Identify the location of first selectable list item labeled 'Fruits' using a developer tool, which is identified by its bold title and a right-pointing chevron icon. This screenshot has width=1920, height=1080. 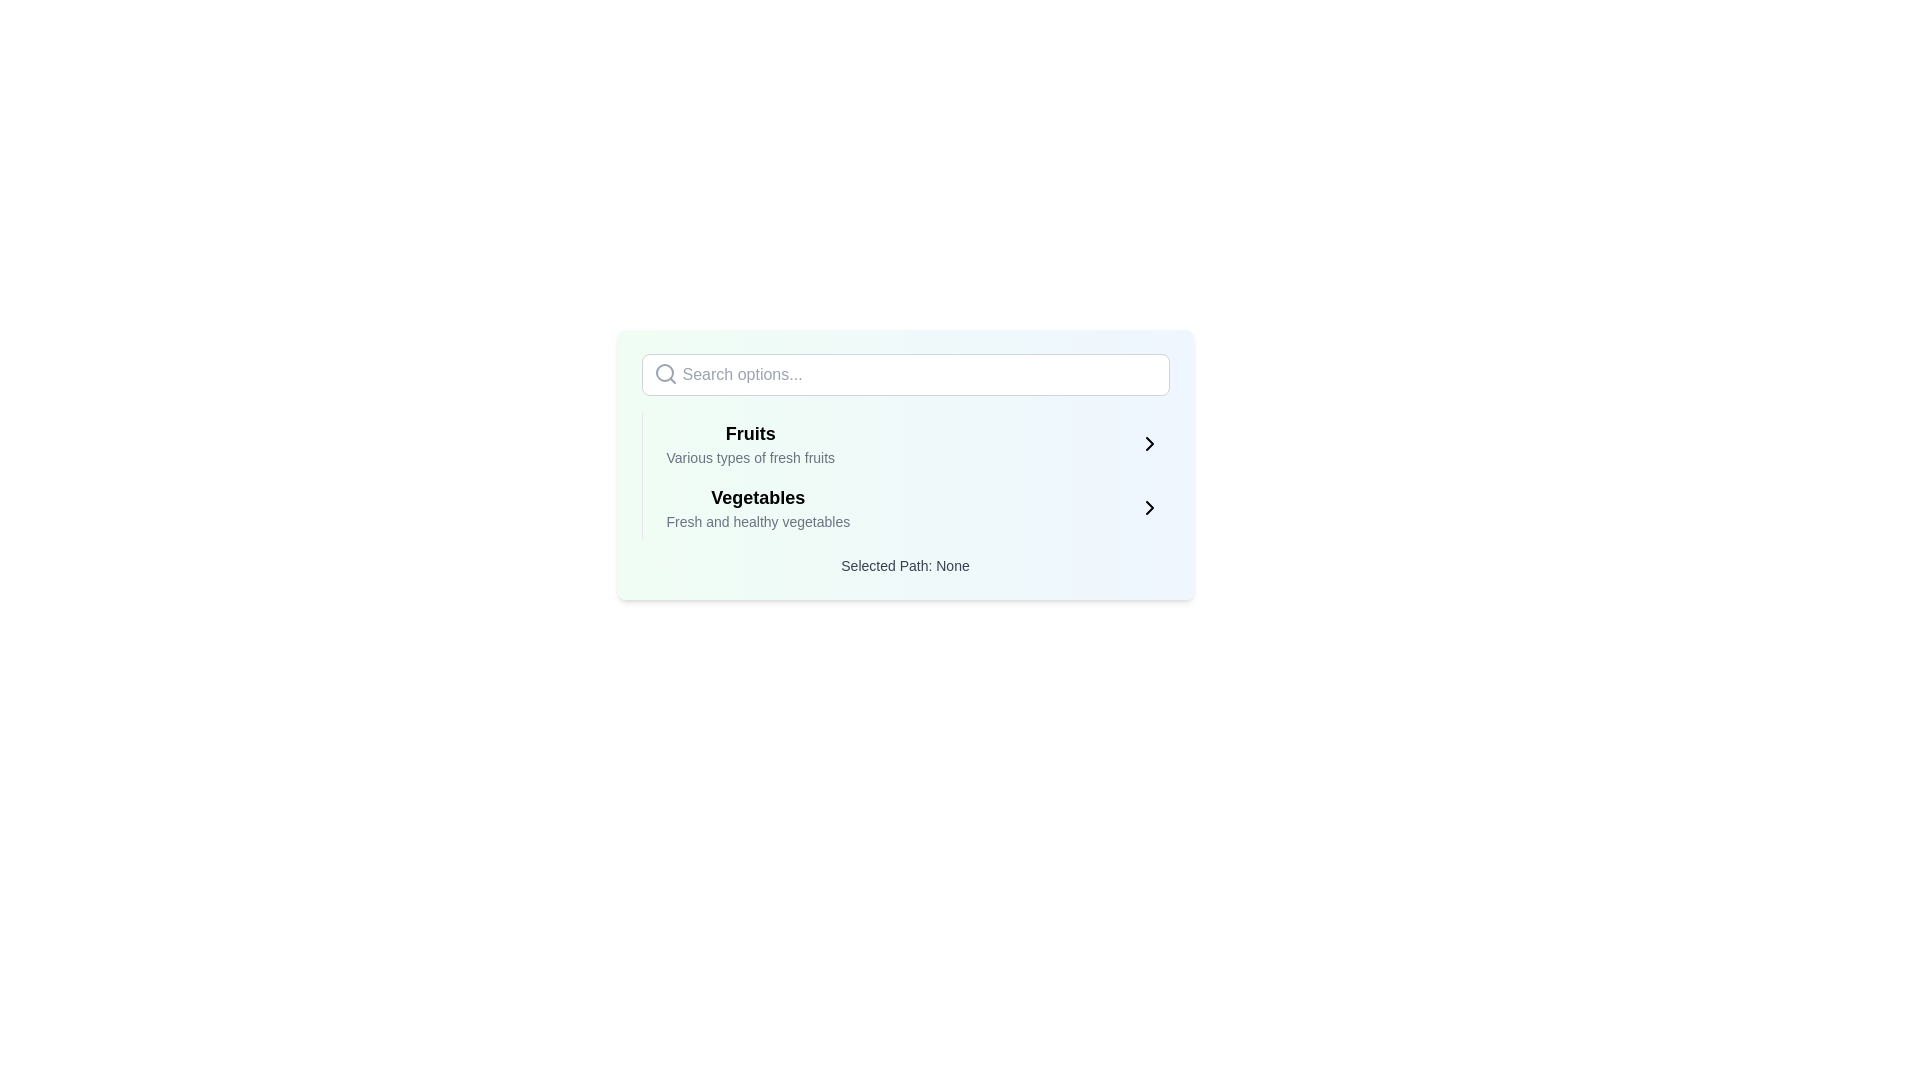
(912, 442).